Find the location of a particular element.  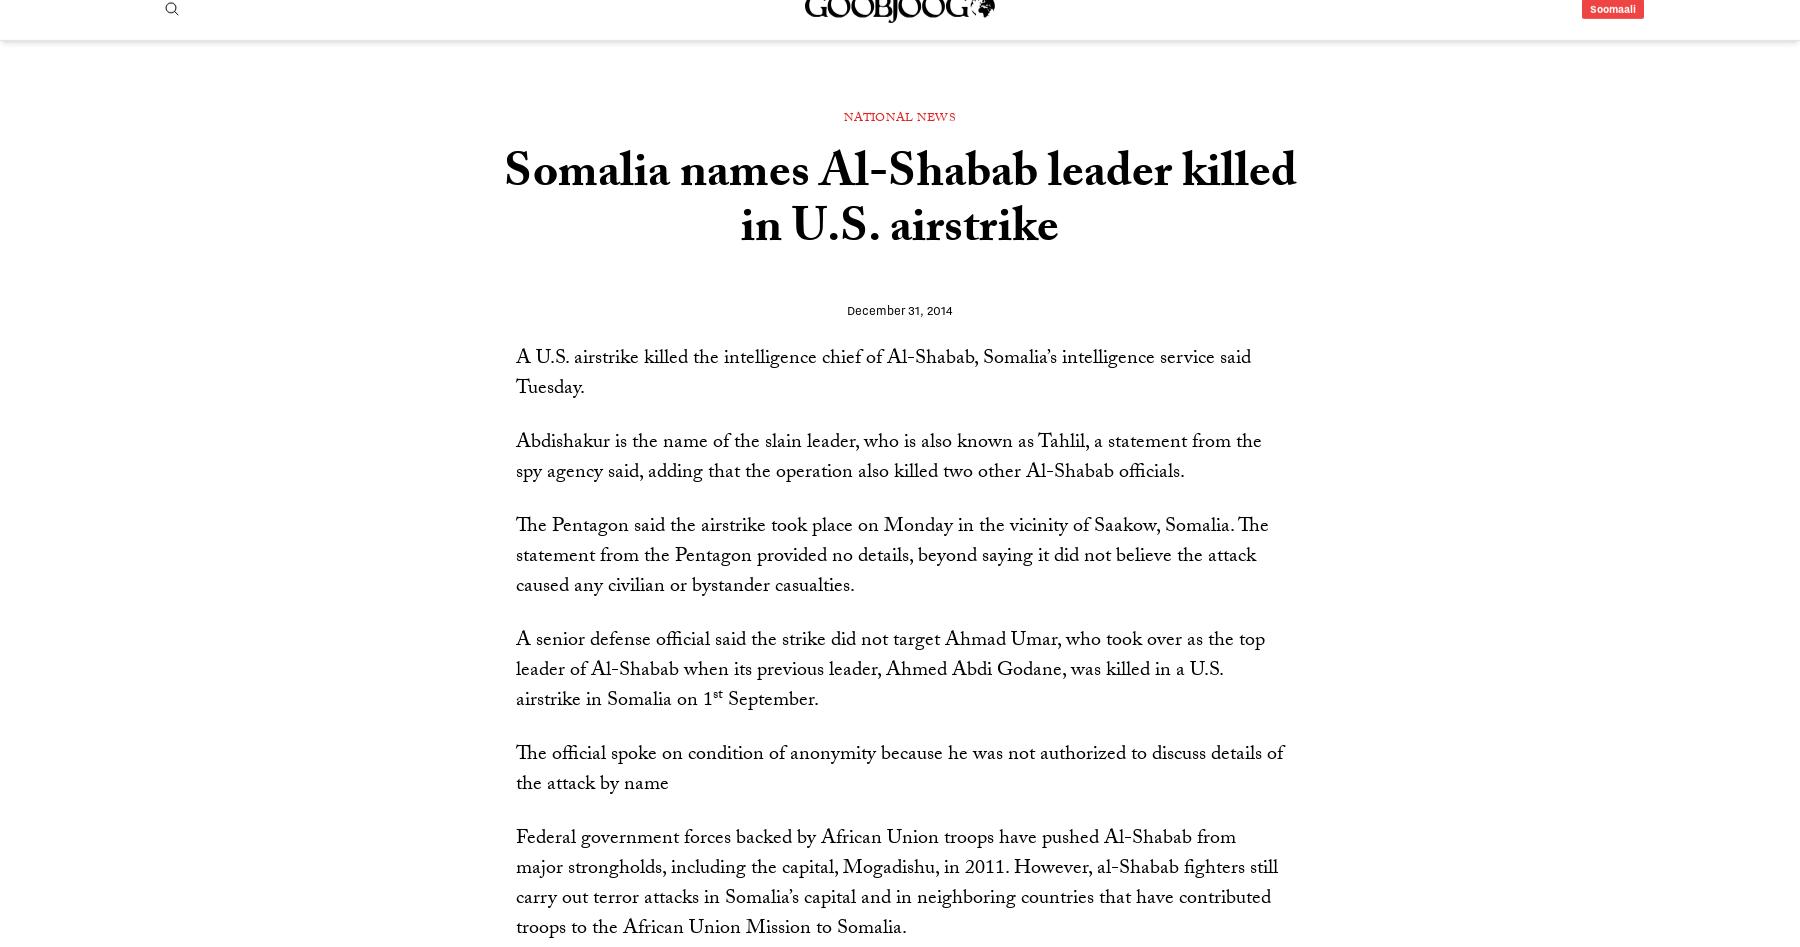

'World' is located at coordinates (695, 92).